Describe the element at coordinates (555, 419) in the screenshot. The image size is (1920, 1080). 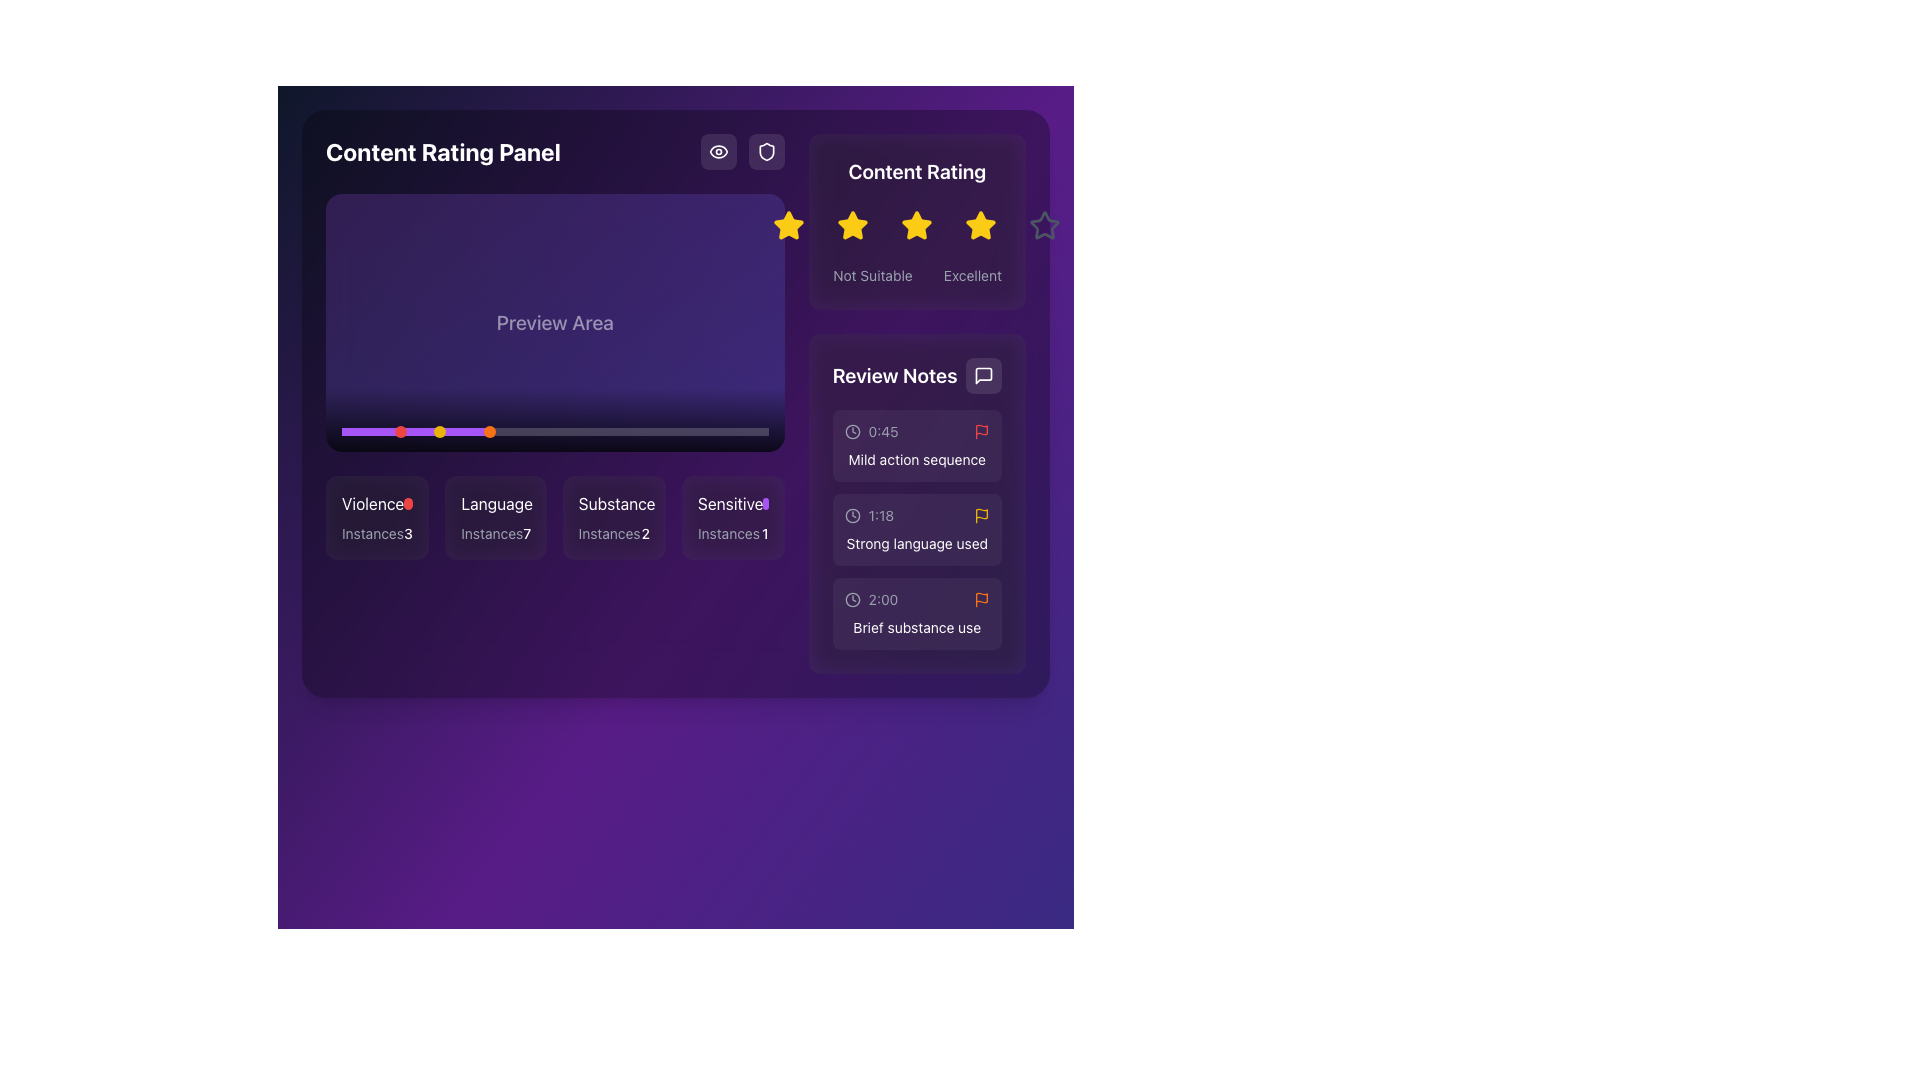
I see `the Decorative overlay located at the bottom of the preview area, directly below the 'Preview Area' text, which spans the entire bottom width` at that location.